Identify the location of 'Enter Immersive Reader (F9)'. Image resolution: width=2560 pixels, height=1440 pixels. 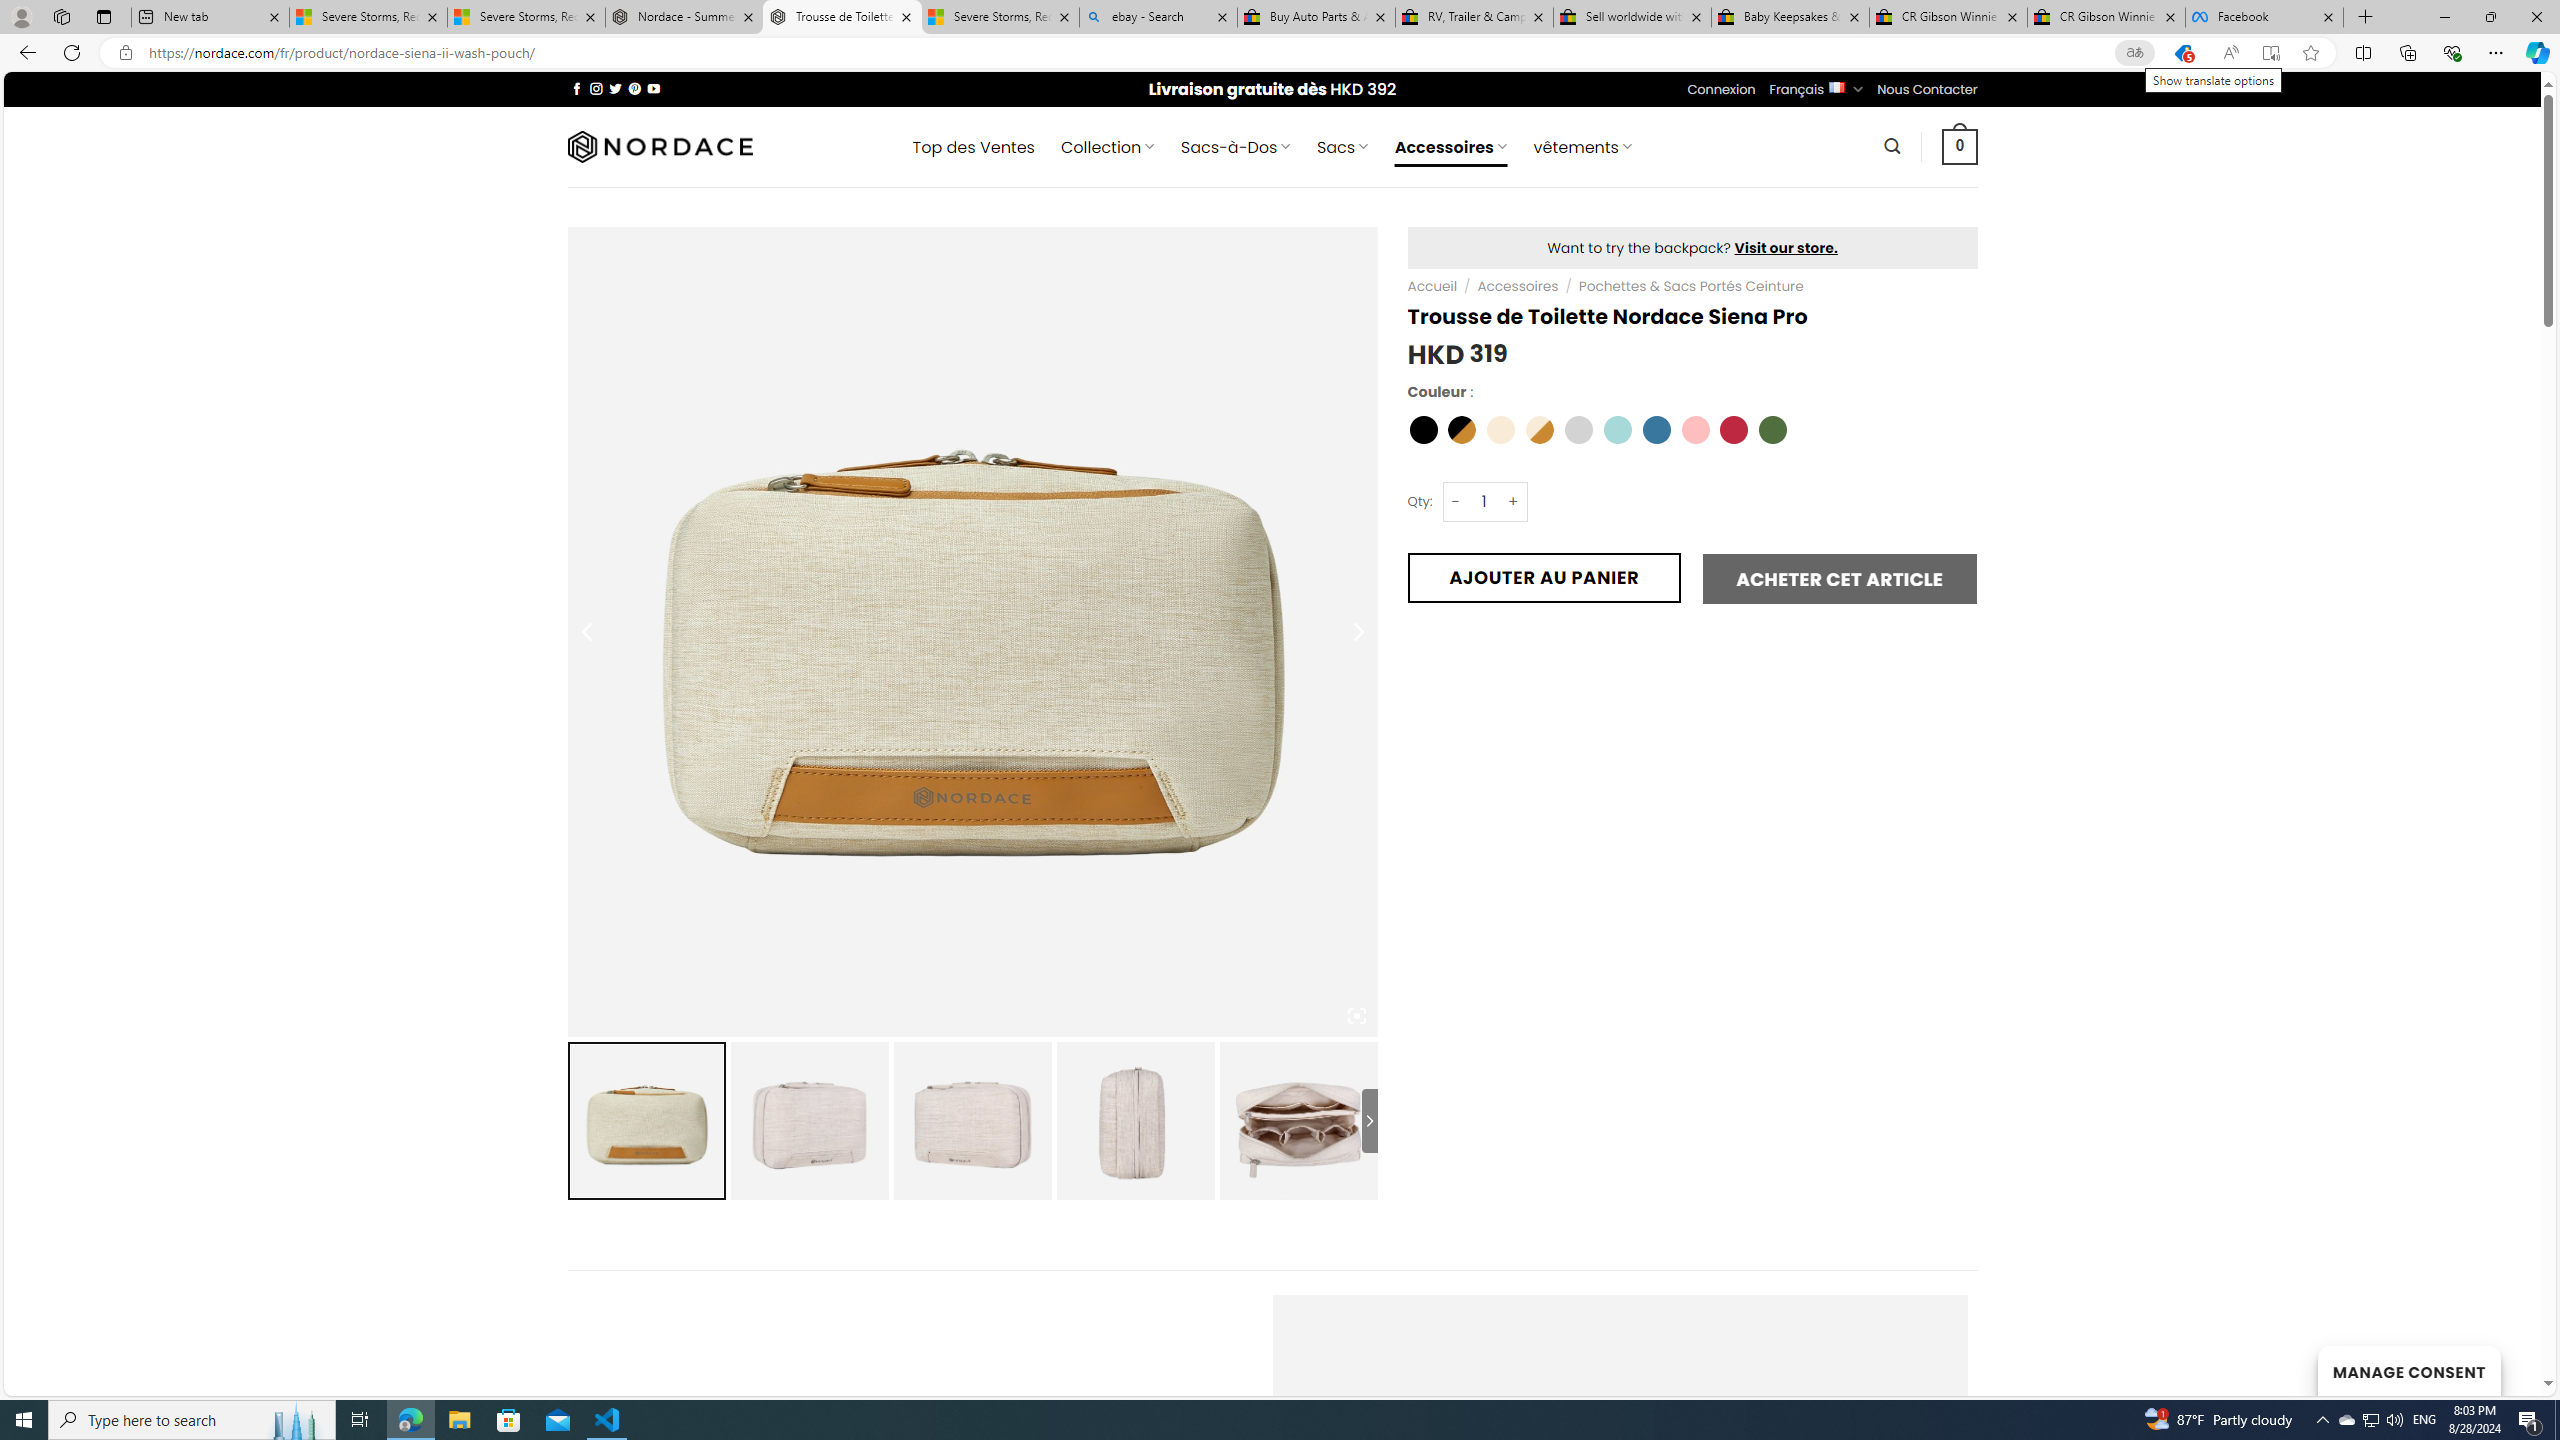
(2270, 53).